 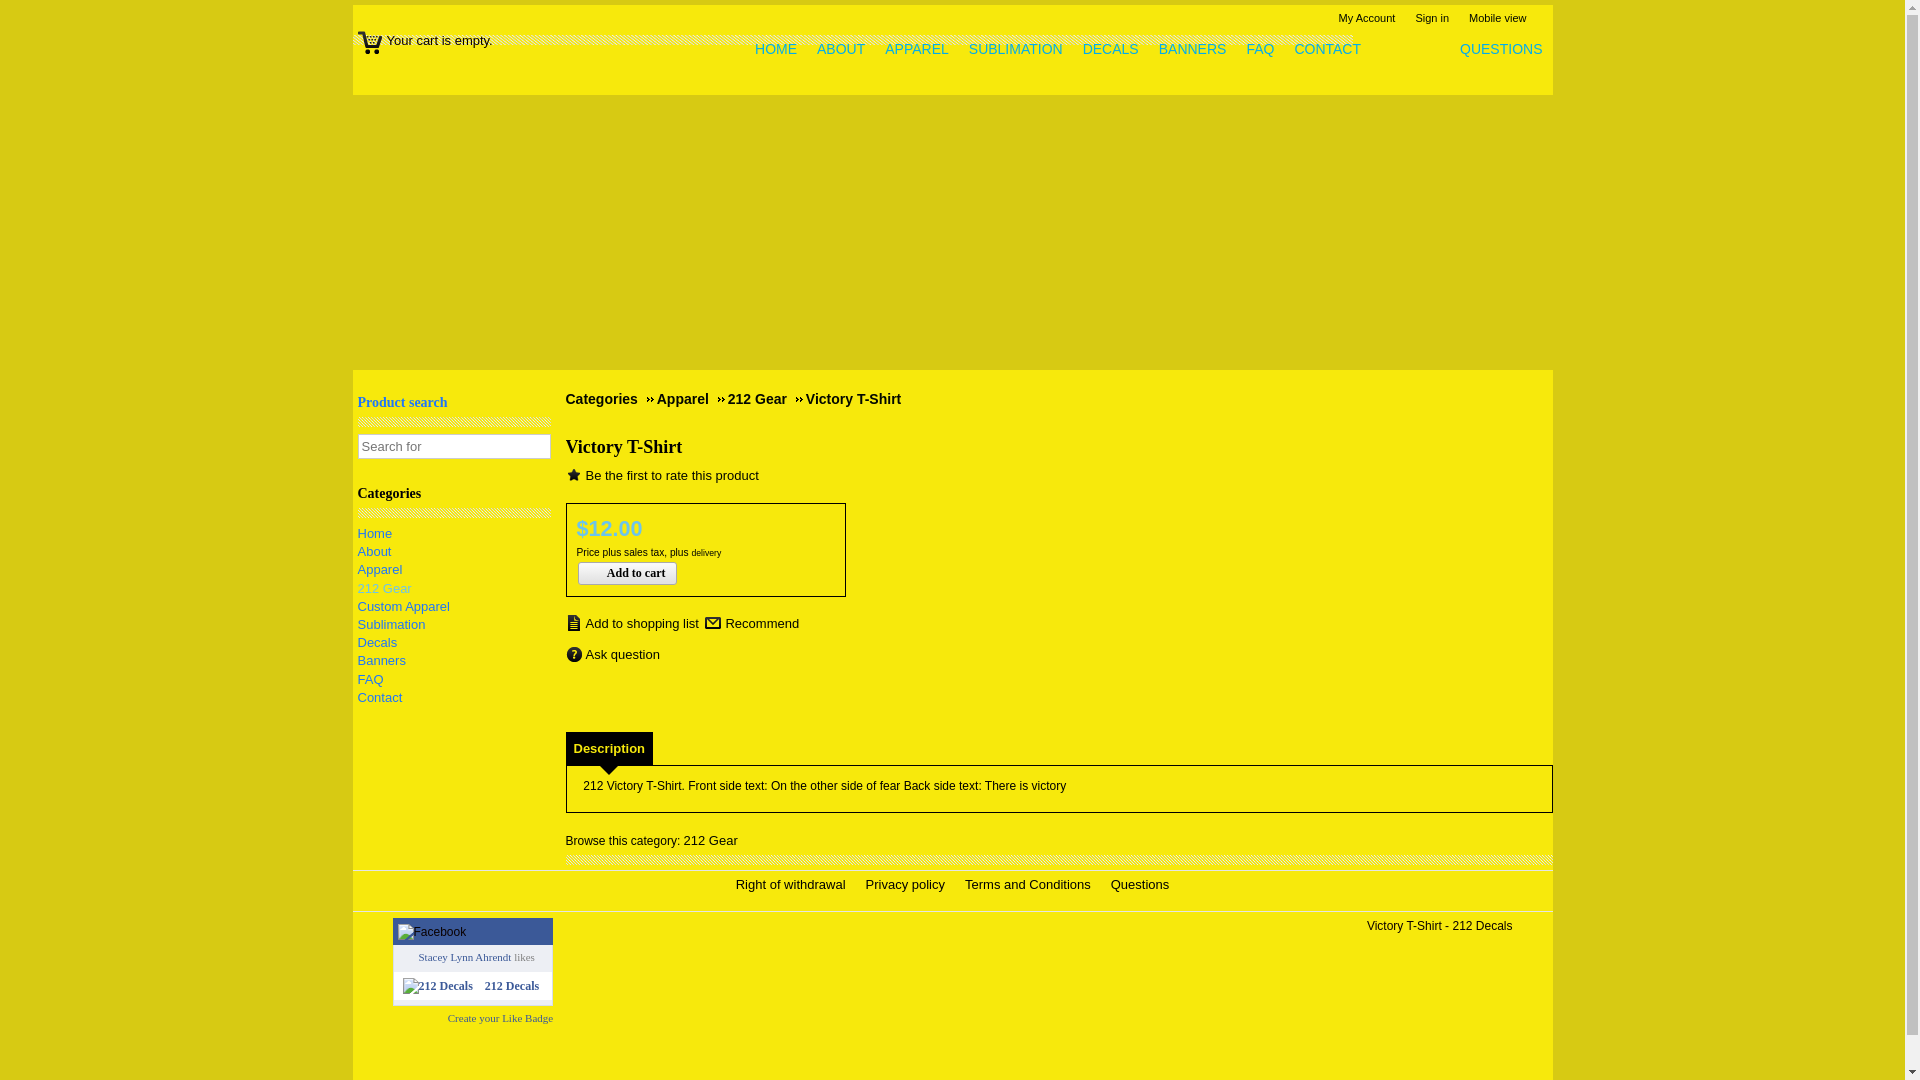 What do you see at coordinates (1506, 48) in the screenshot?
I see `'QUESTIONS'` at bounding box center [1506, 48].